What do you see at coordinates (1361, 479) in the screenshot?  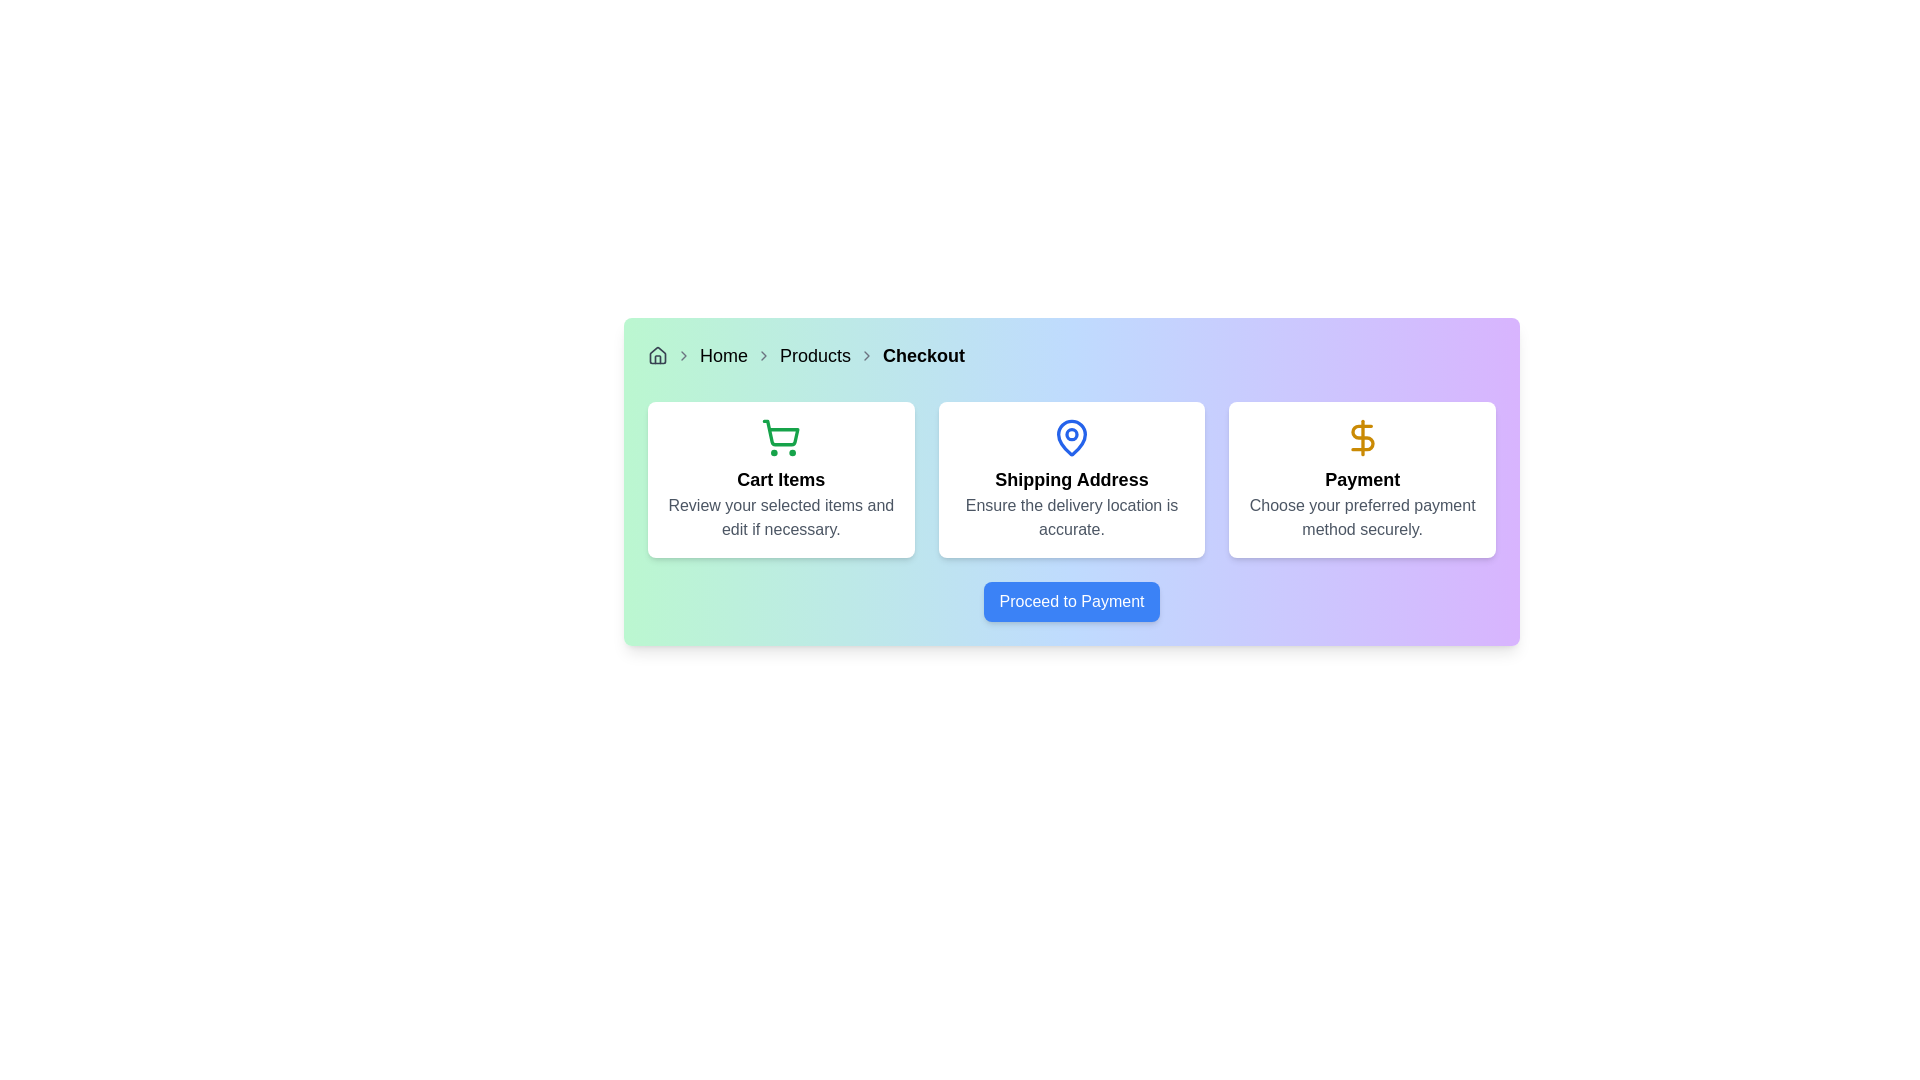 I see `the Information Card, which is styled with a white background, shadow effect, and rounded corners, containing a yellow dollar sign icon at the top and a bold 'Payment' title beneath it` at bounding box center [1361, 479].